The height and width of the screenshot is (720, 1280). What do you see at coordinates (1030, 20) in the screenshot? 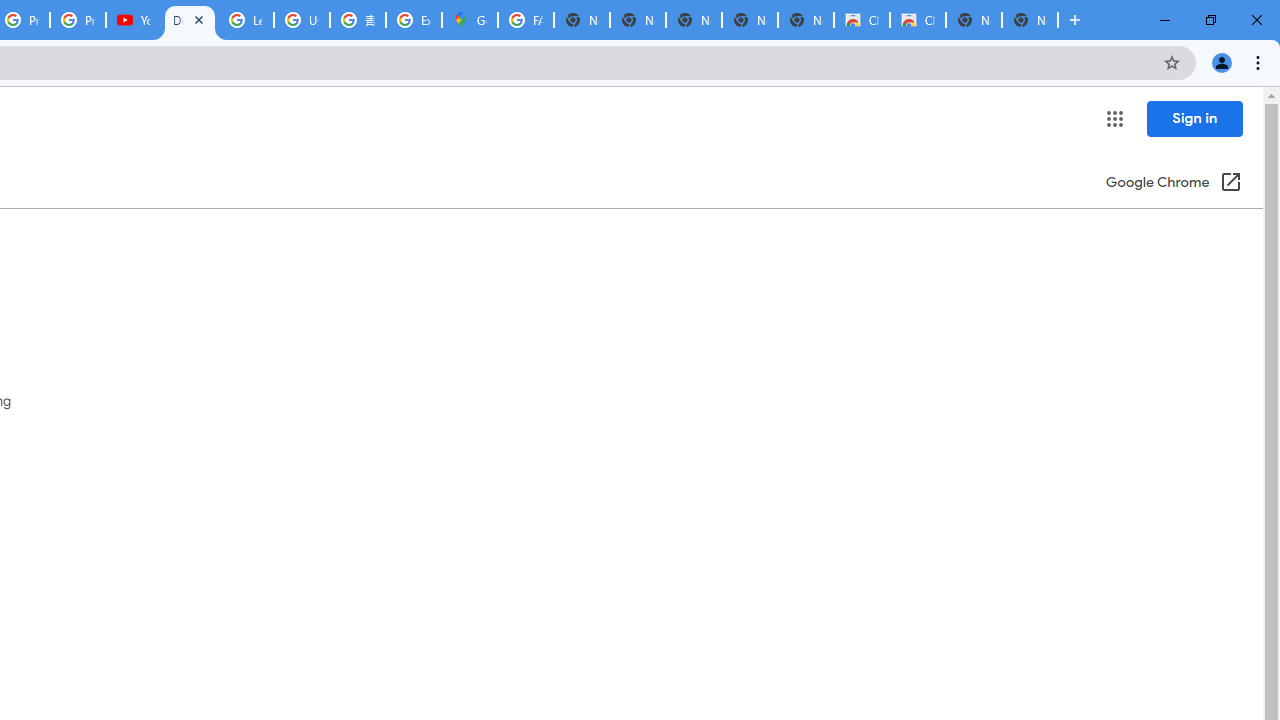
I see `'New Tab'` at bounding box center [1030, 20].